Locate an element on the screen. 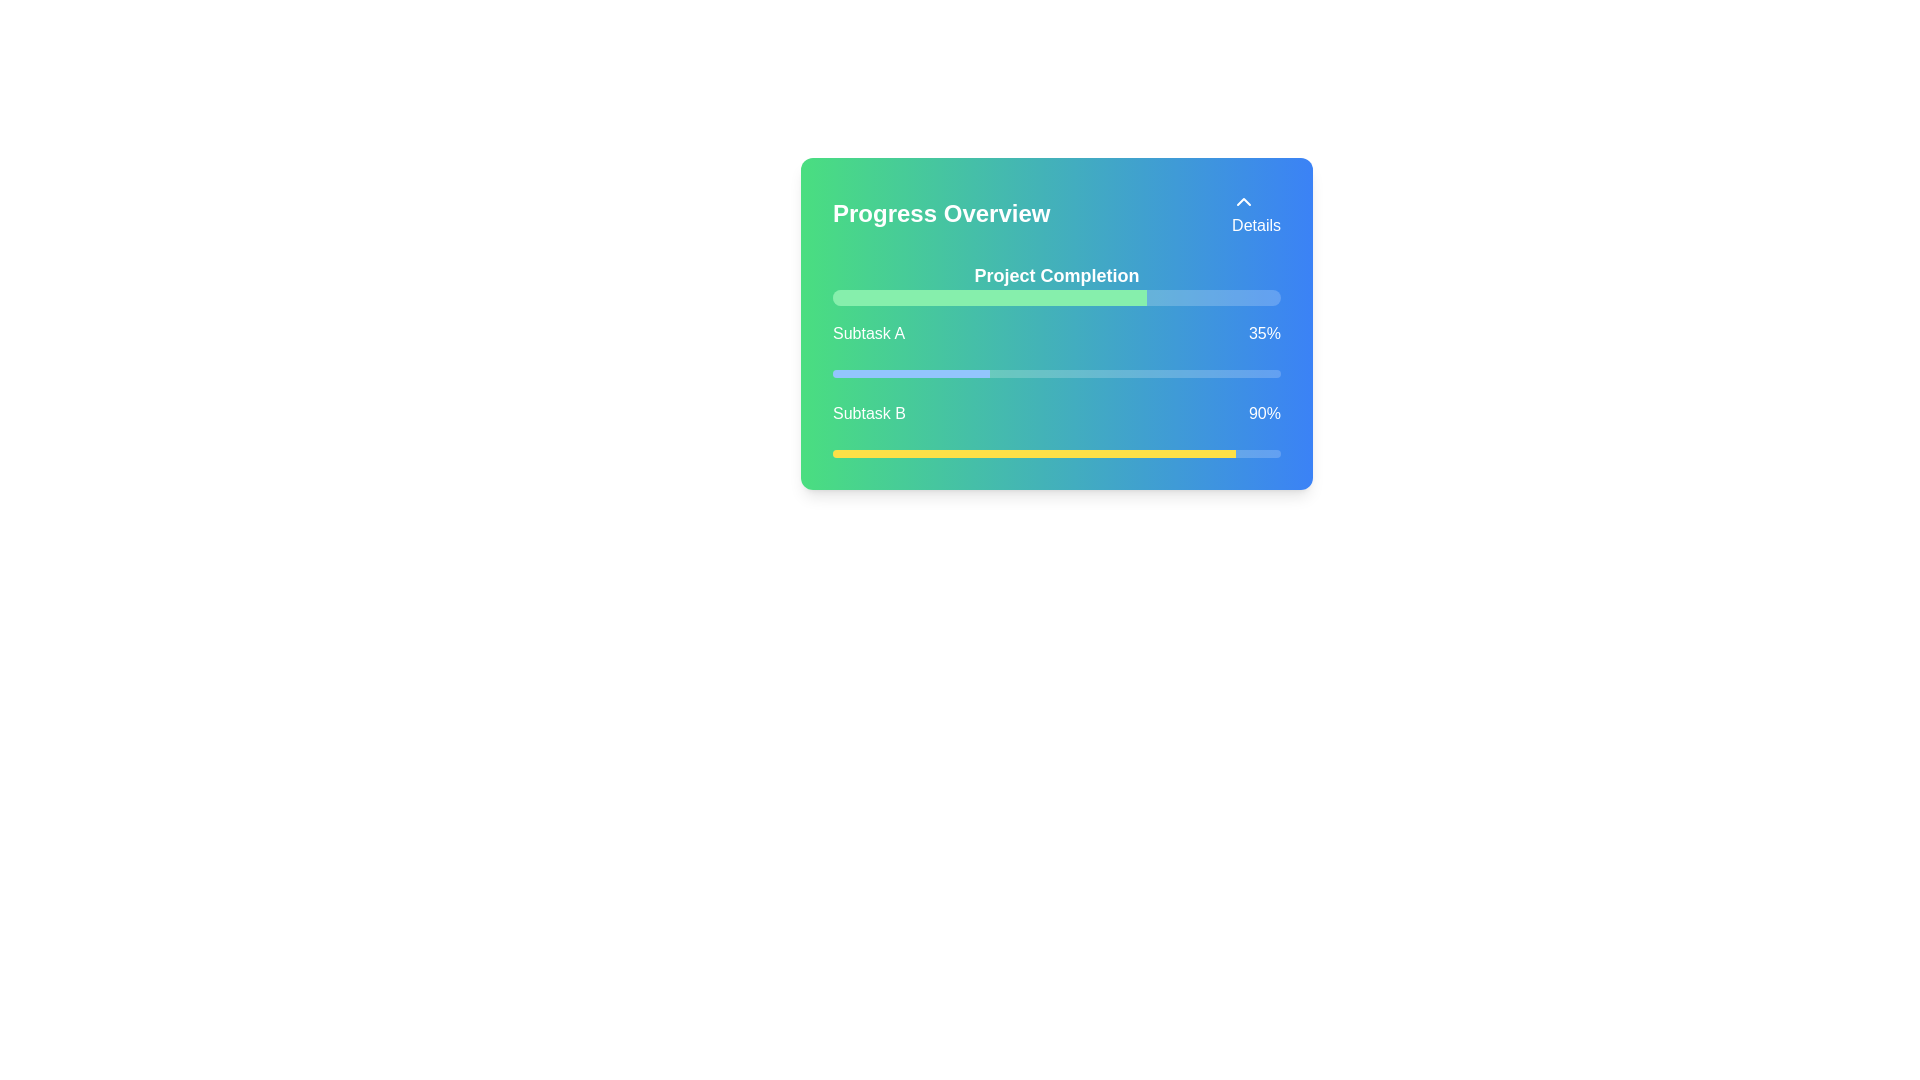  the upward-pointing Chevron icon located at the top-right corner of the 'Progress Overview' card is located at coordinates (1243, 201).